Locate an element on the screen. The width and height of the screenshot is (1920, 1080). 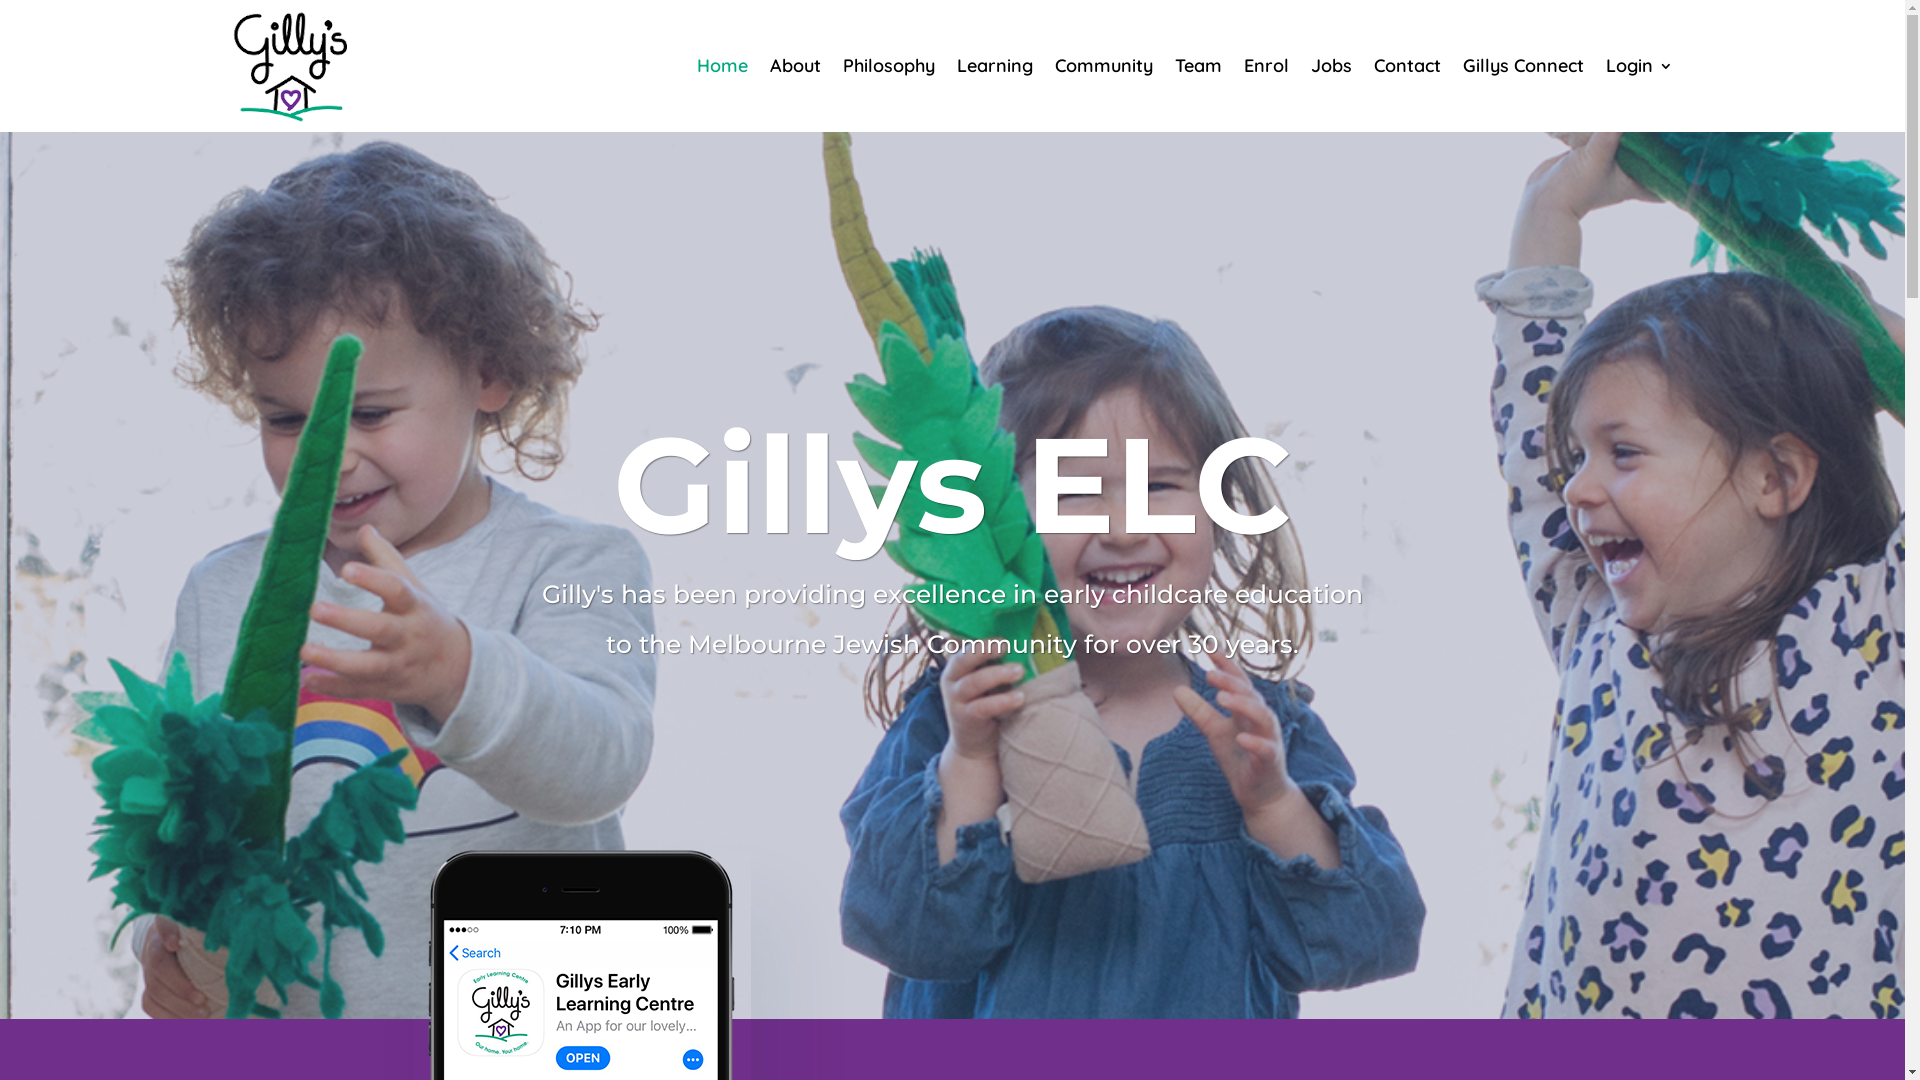
'Gillys Connect' is located at coordinates (1521, 64).